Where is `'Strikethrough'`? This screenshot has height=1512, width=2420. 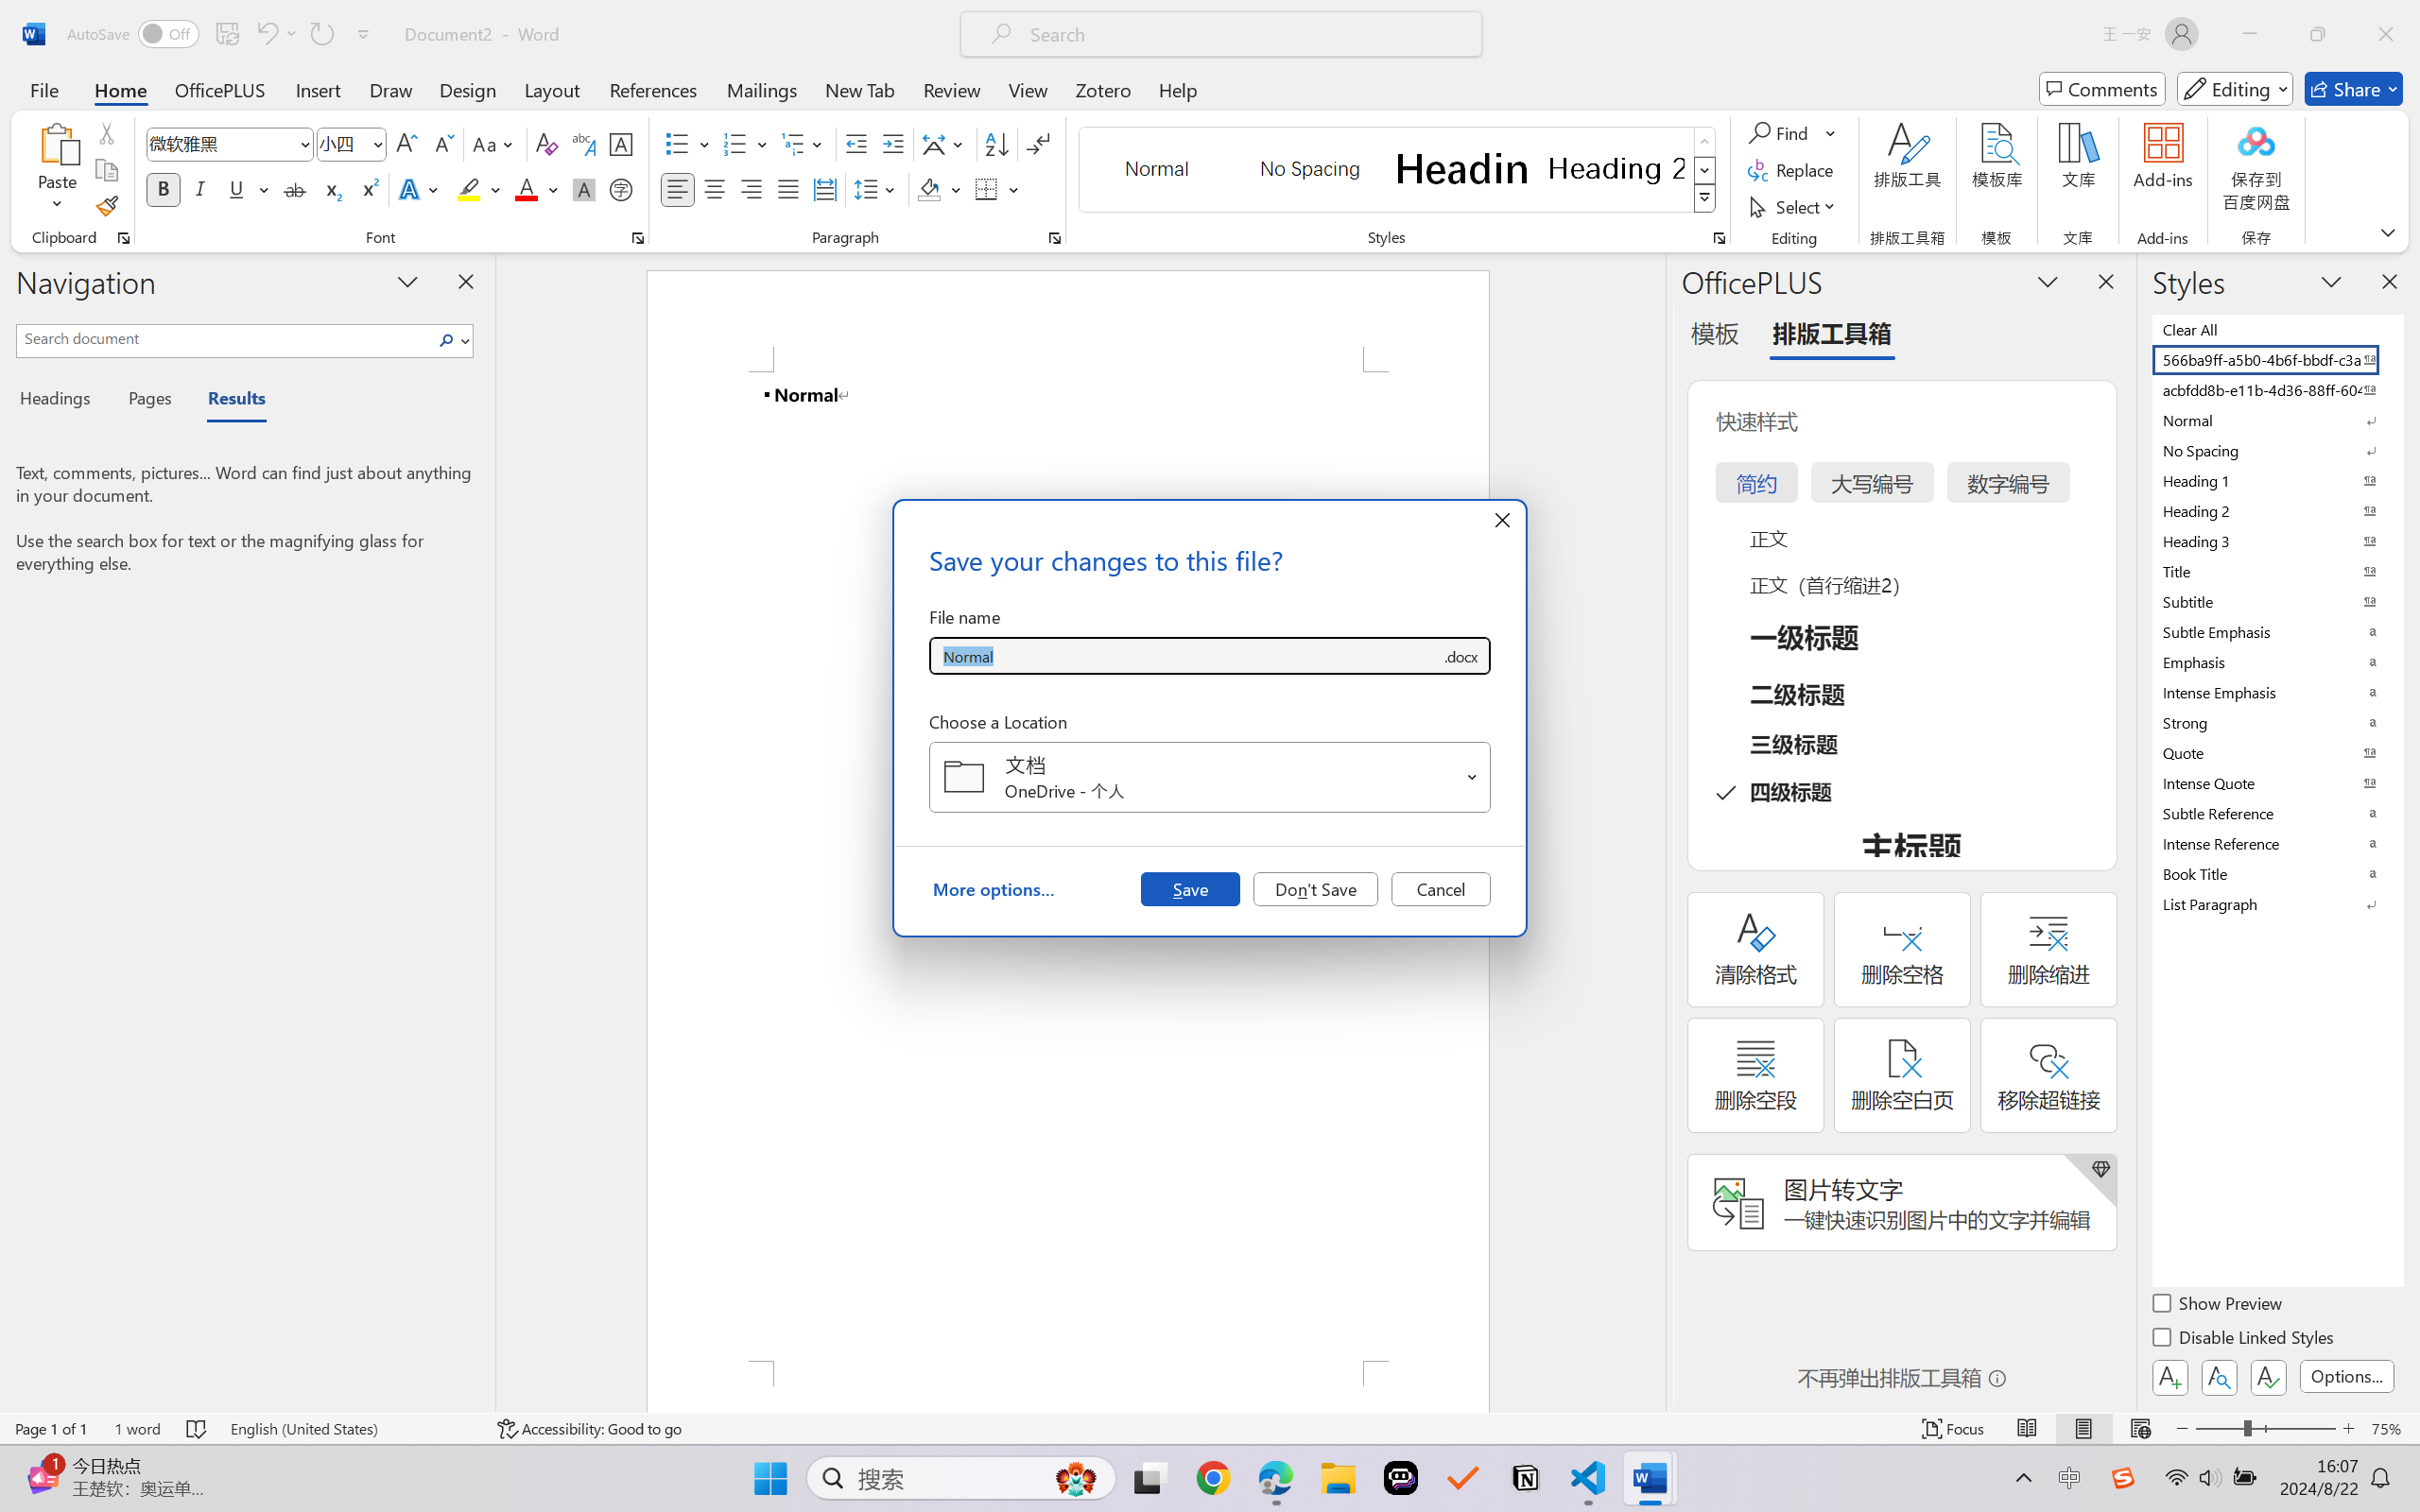
'Strikethrough' is located at coordinates (294, 188).